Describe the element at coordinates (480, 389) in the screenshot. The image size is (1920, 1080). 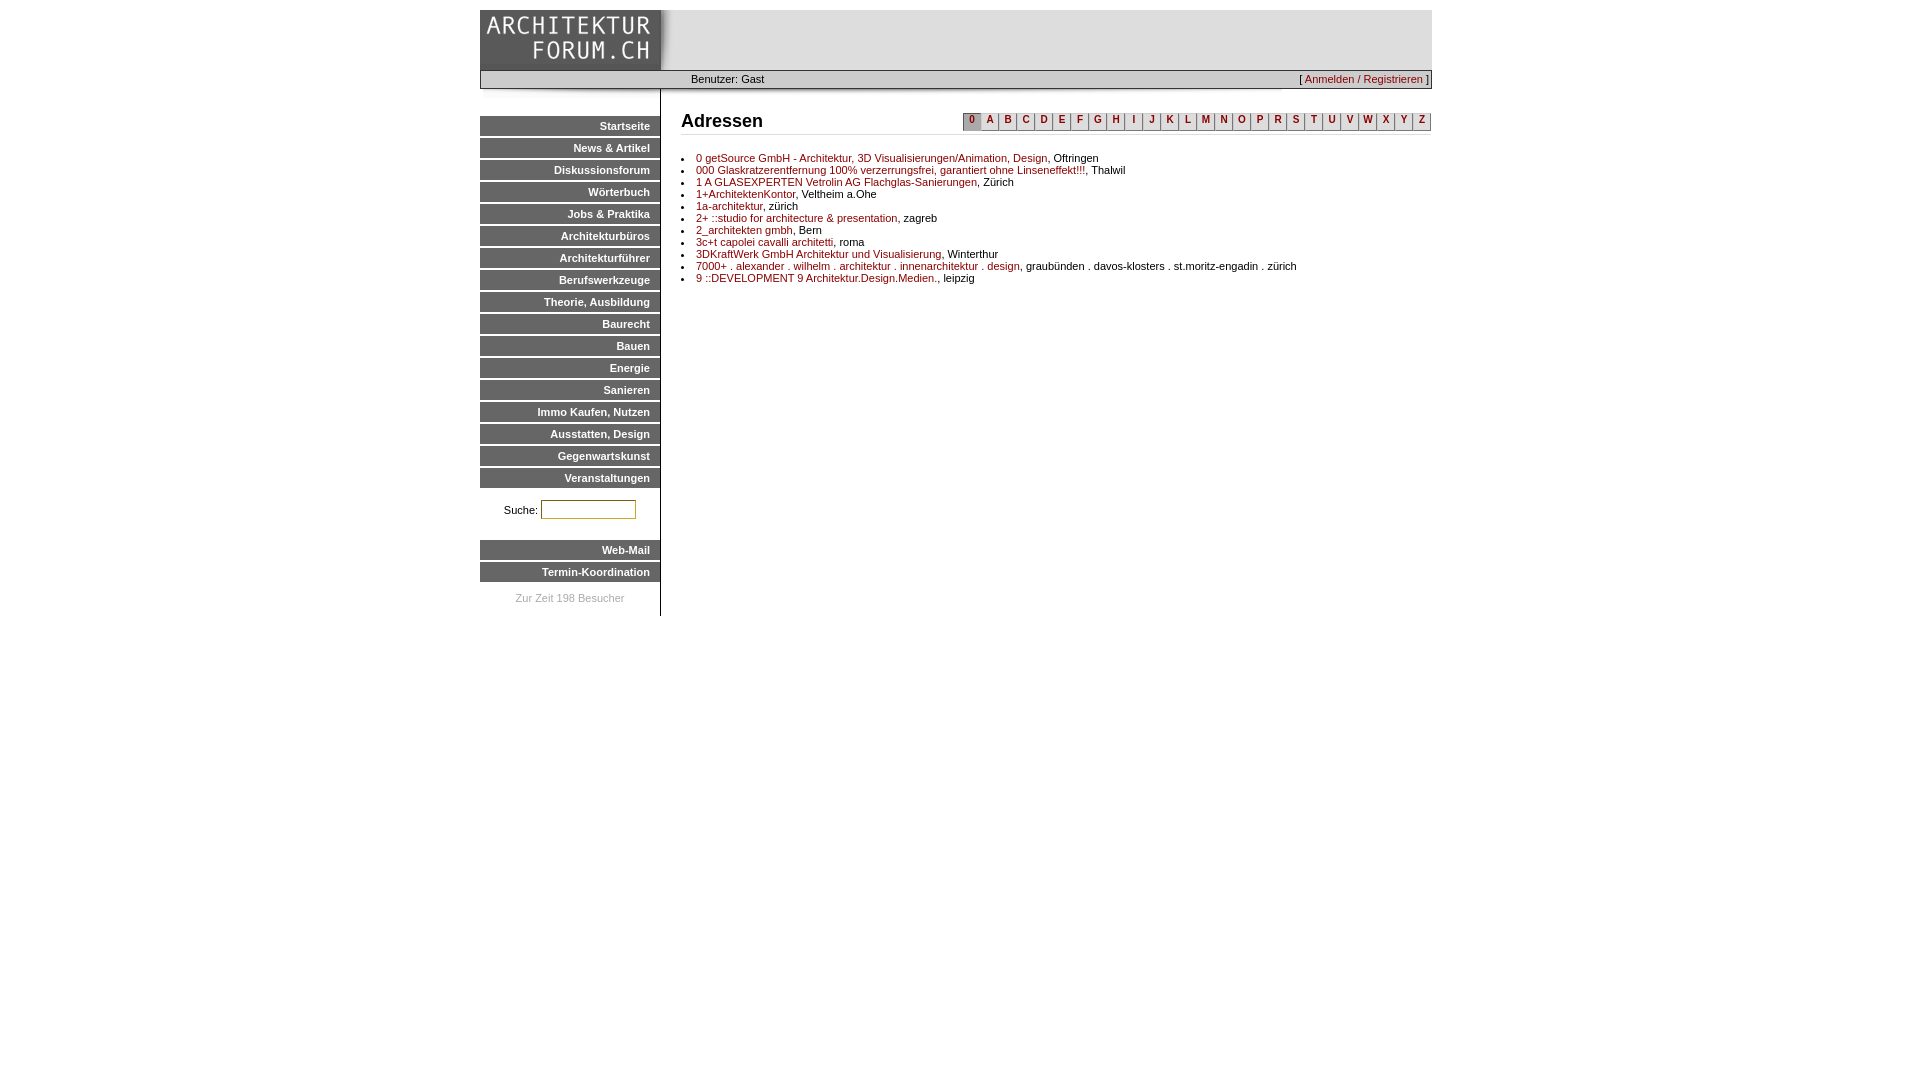
I see `'Sanieren'` at that location.